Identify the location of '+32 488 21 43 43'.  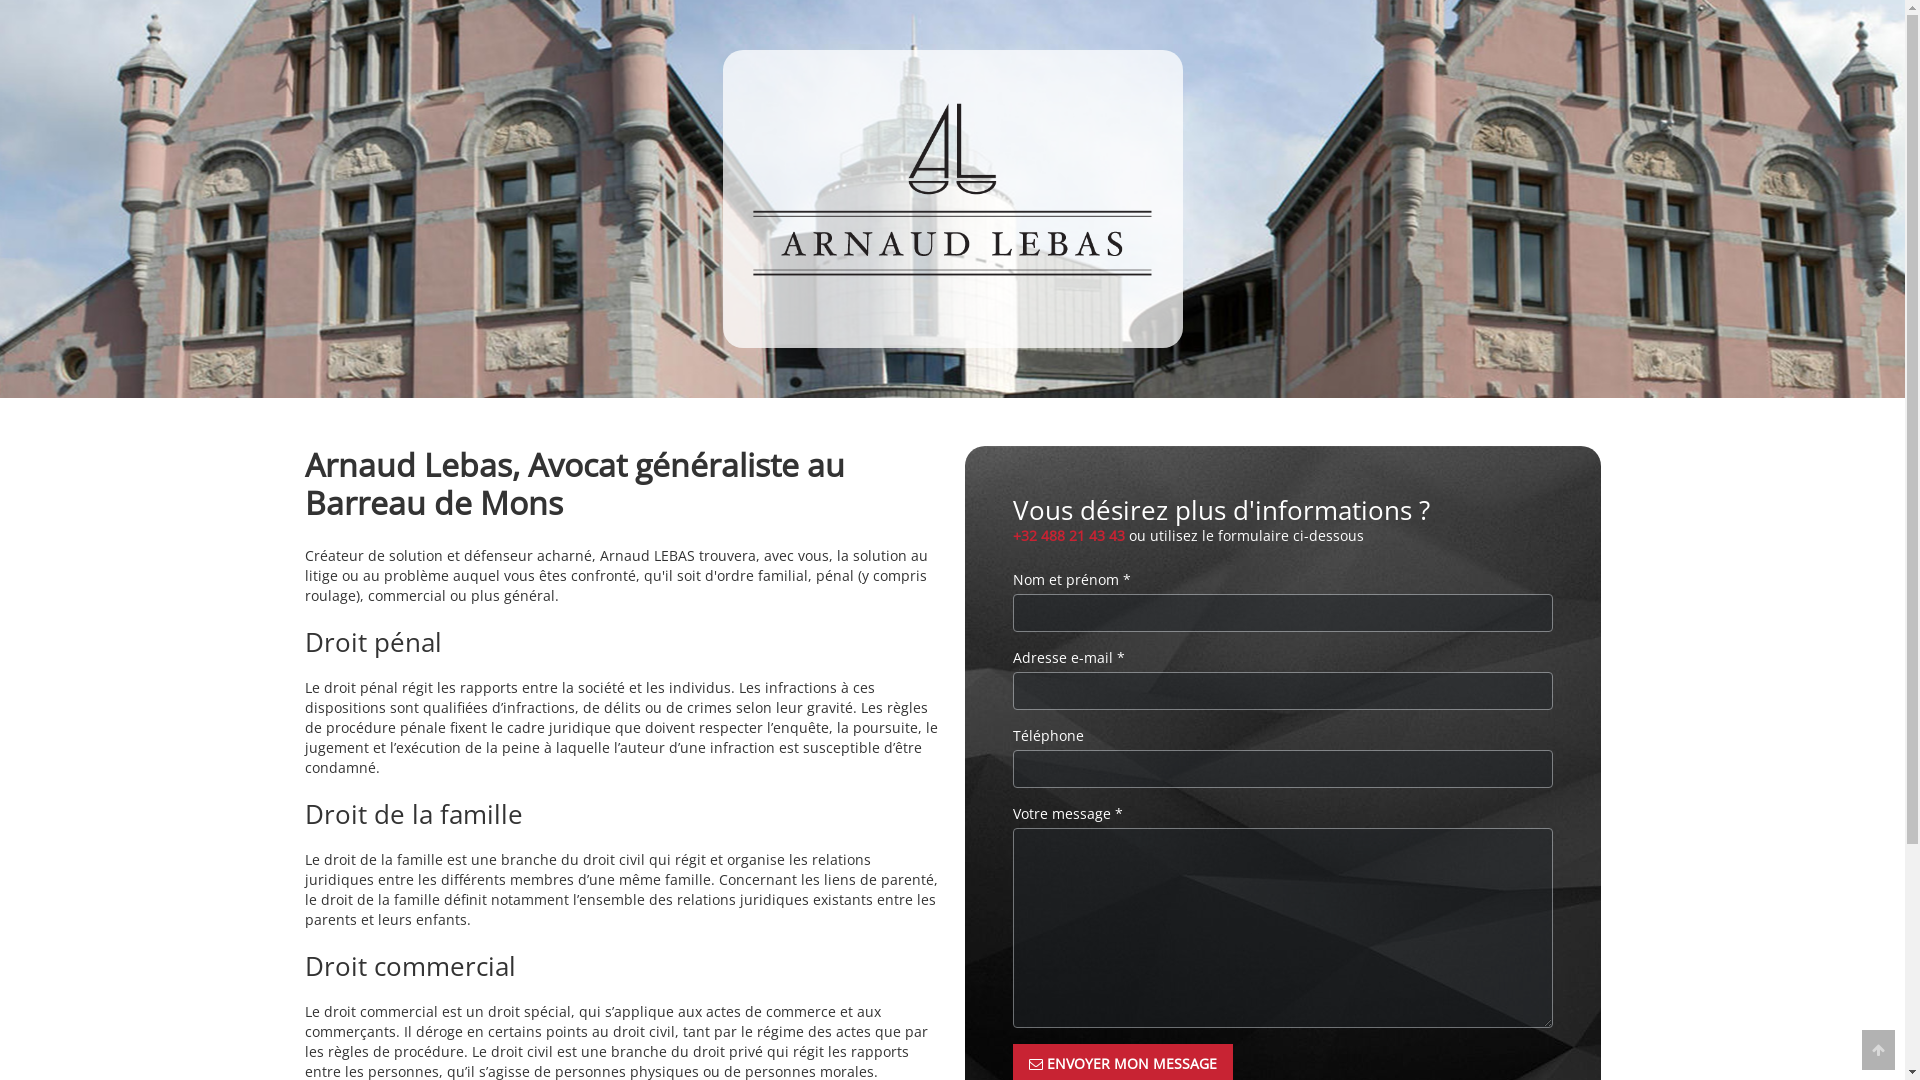
(1067, 534).